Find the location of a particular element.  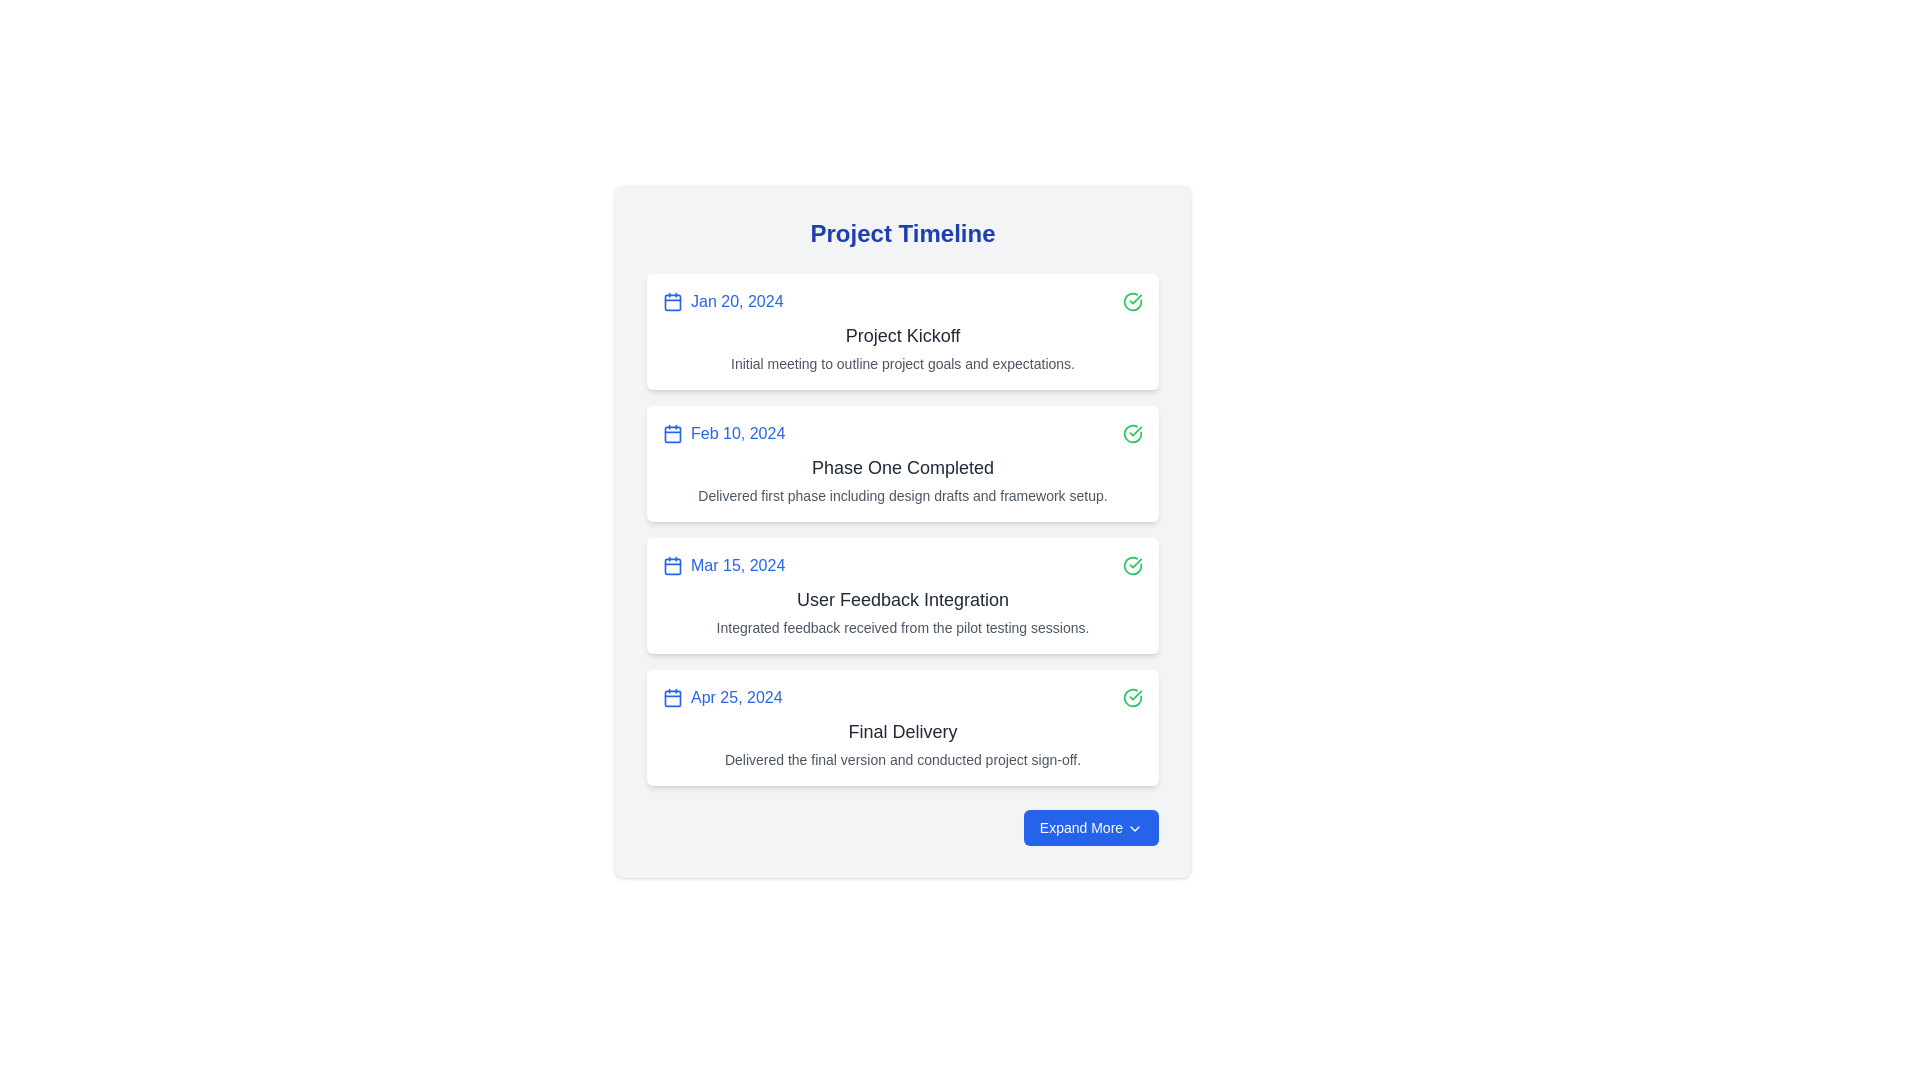

the main body of the calendar icon located in the left part of the 'Feb 10, 2024' timeline entry is located at coordinates (672, 433).